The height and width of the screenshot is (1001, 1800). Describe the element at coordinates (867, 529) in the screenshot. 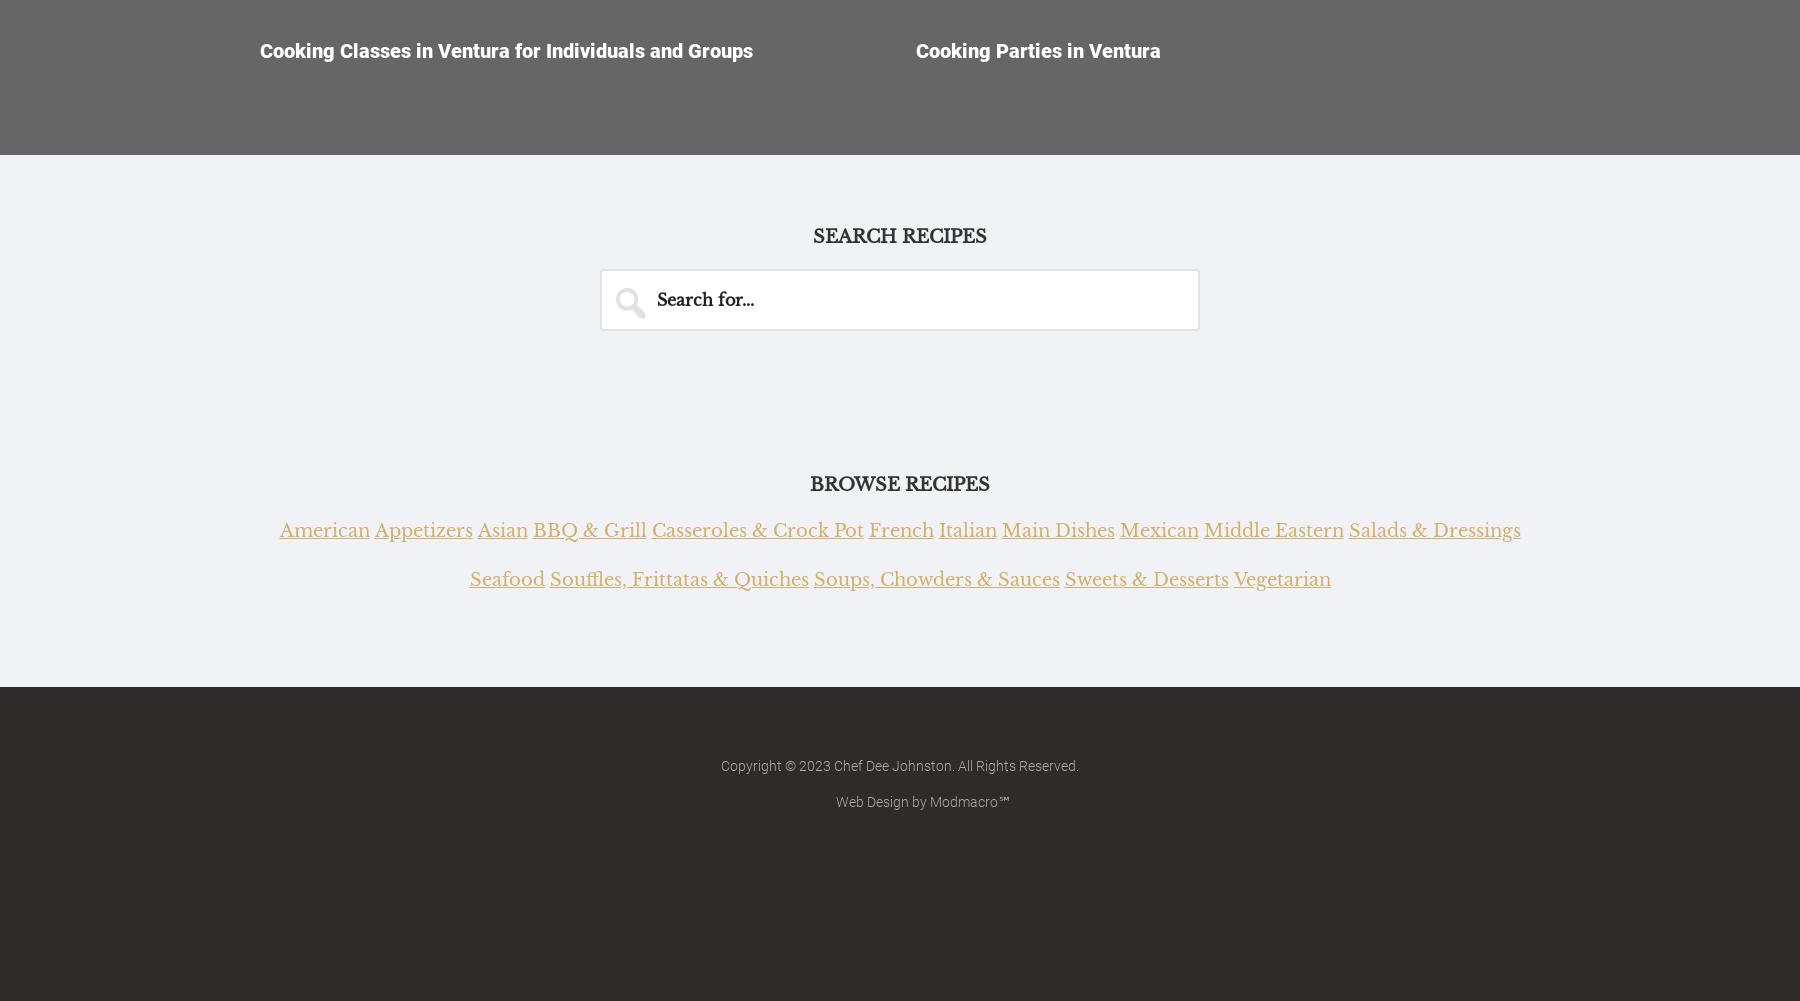

I see `'French'` at that location.